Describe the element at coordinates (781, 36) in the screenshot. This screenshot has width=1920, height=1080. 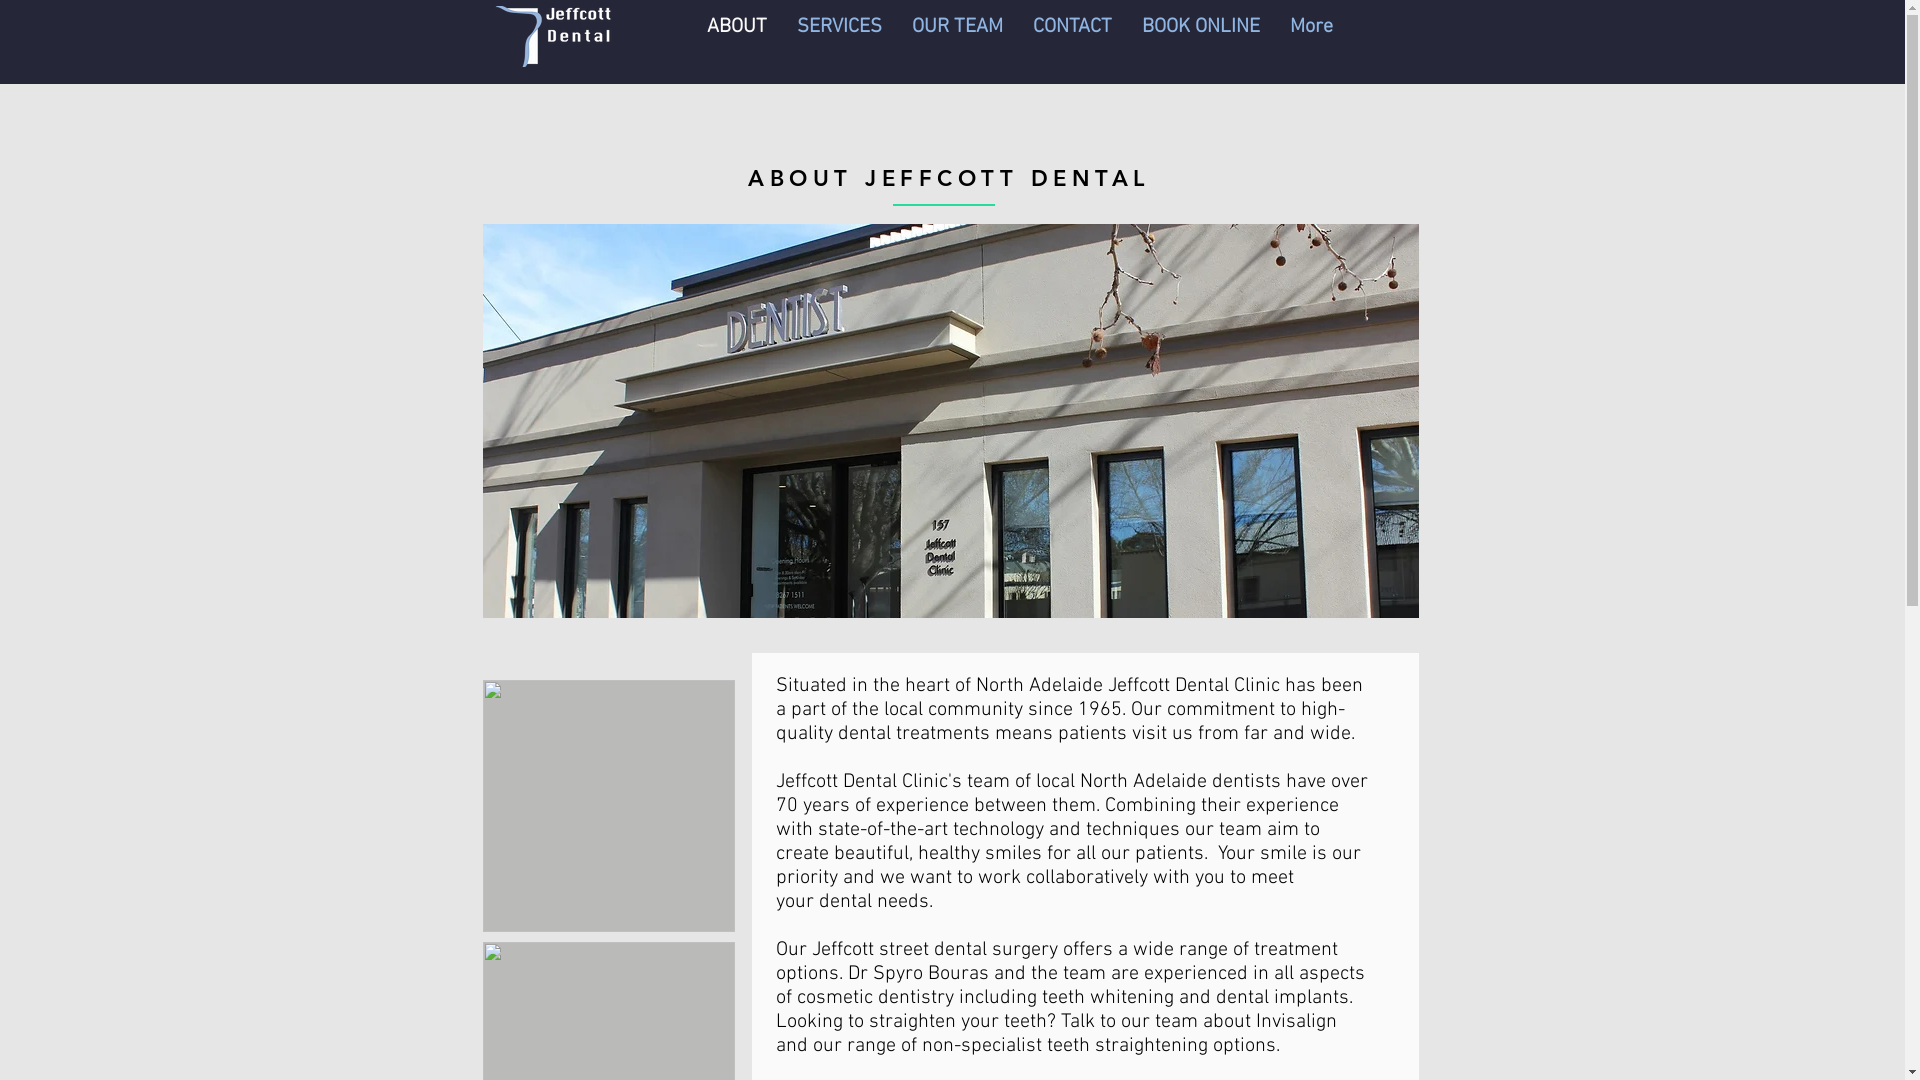
I see `'SERVICES'` at that location.